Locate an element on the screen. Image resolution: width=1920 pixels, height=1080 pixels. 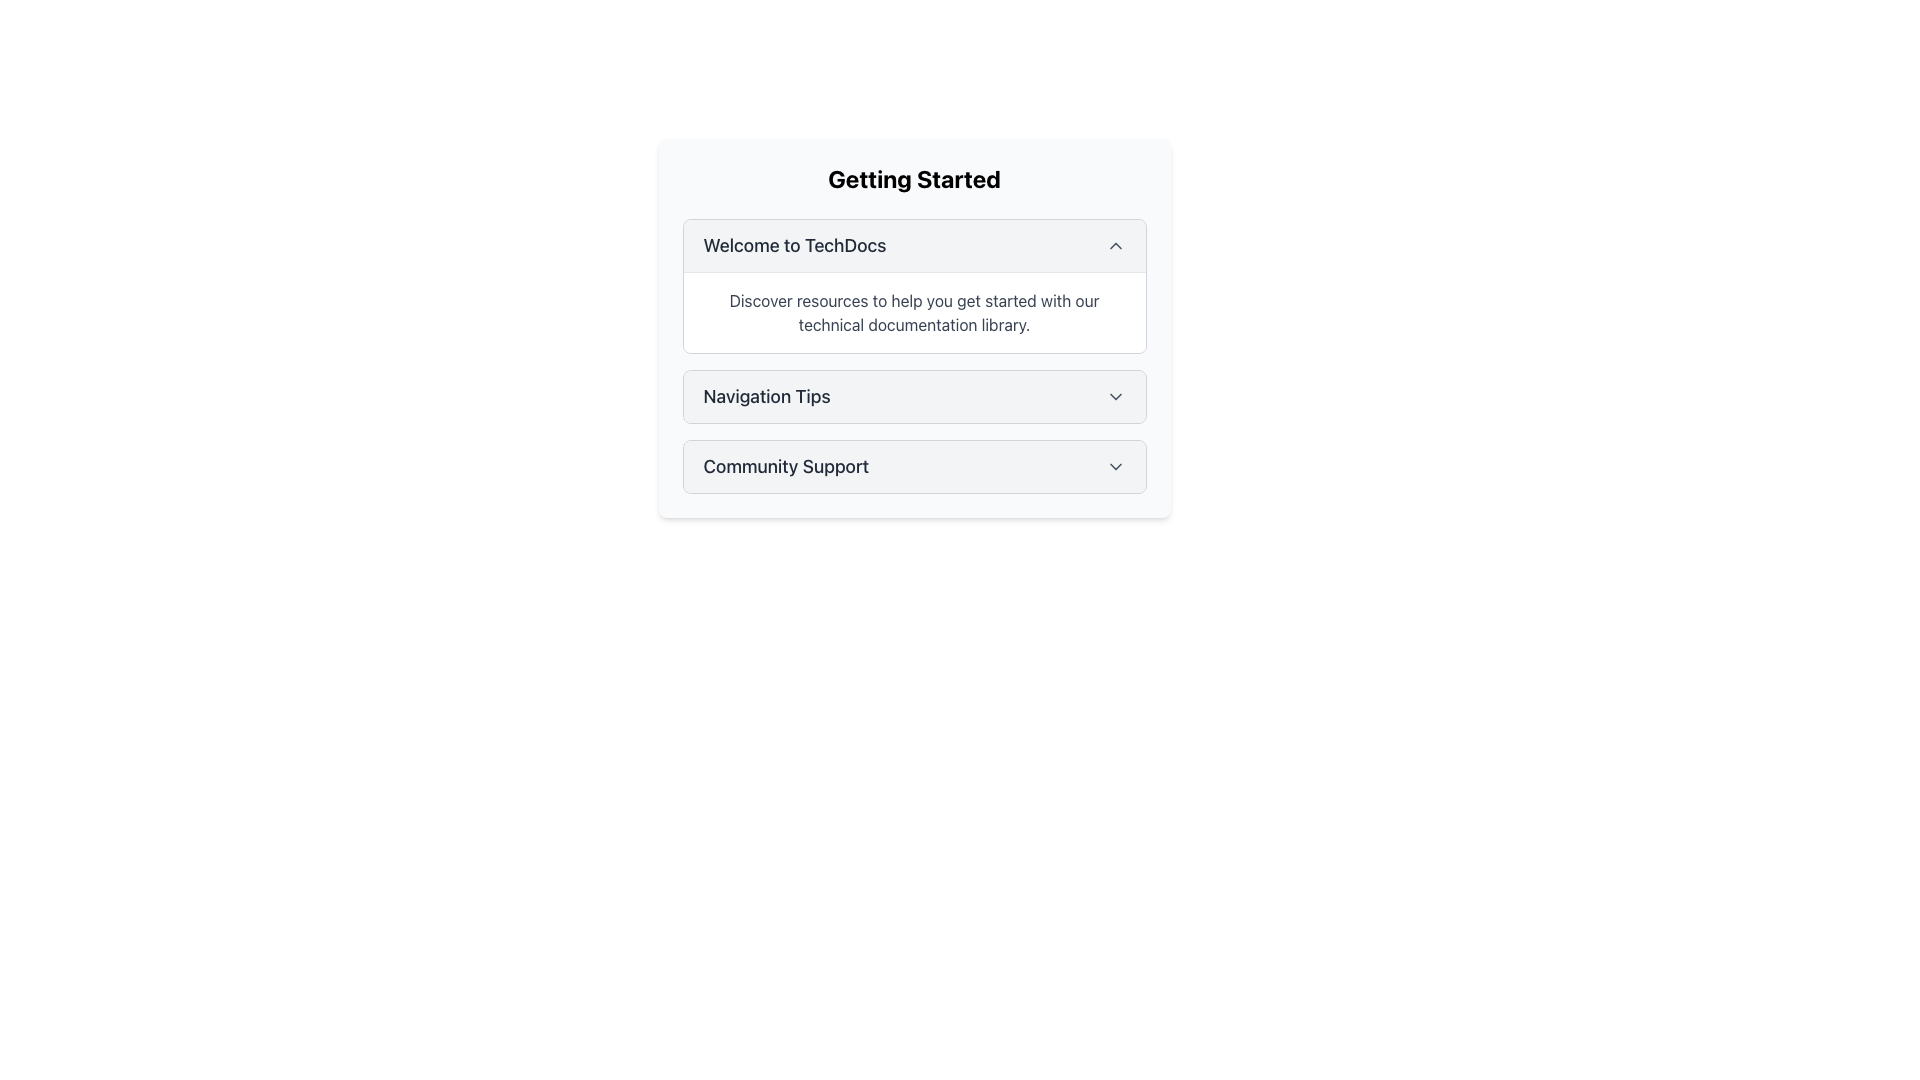
static text content in the 'Welcome to TechDocs' section which provides guidance for users in the technical documentation library is located at coordinates (913, 312).